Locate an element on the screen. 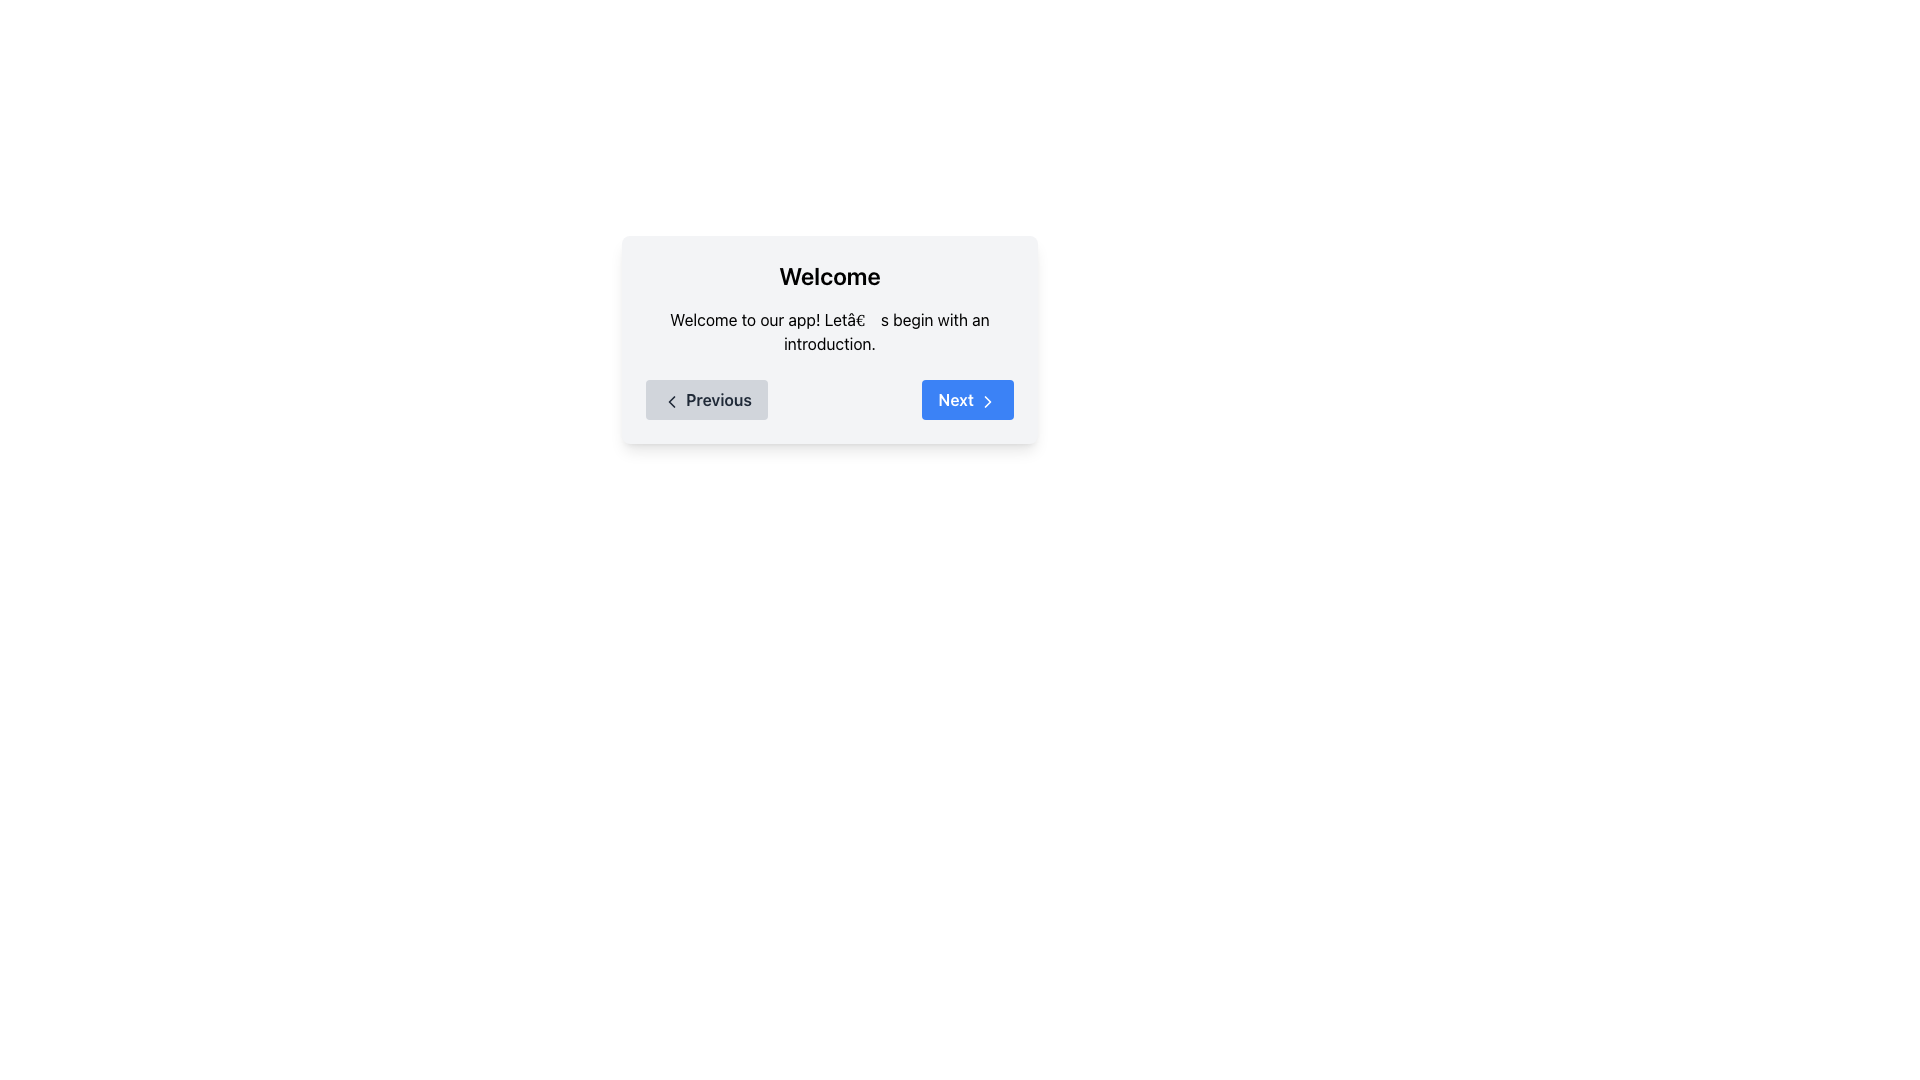 The image size is (1920, 1080). the leftward-pointing arrow icon within the 'Previous' button located in the bottom left area of the dialog box is located at coordinates (672, 401).